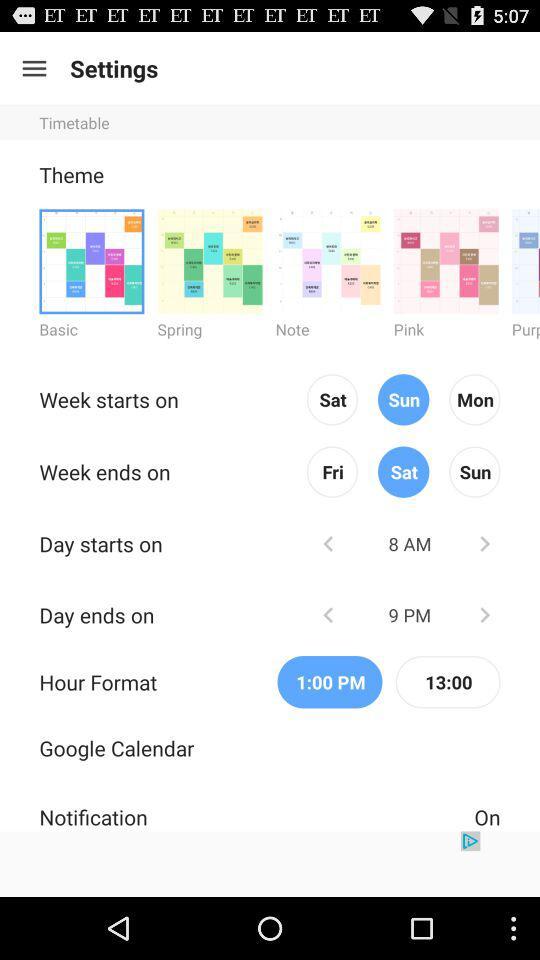 The height and width of the screenshot is (960, 540). Describe the element at coordinates (446, 260) in the screenshot. I see `more` at that location.